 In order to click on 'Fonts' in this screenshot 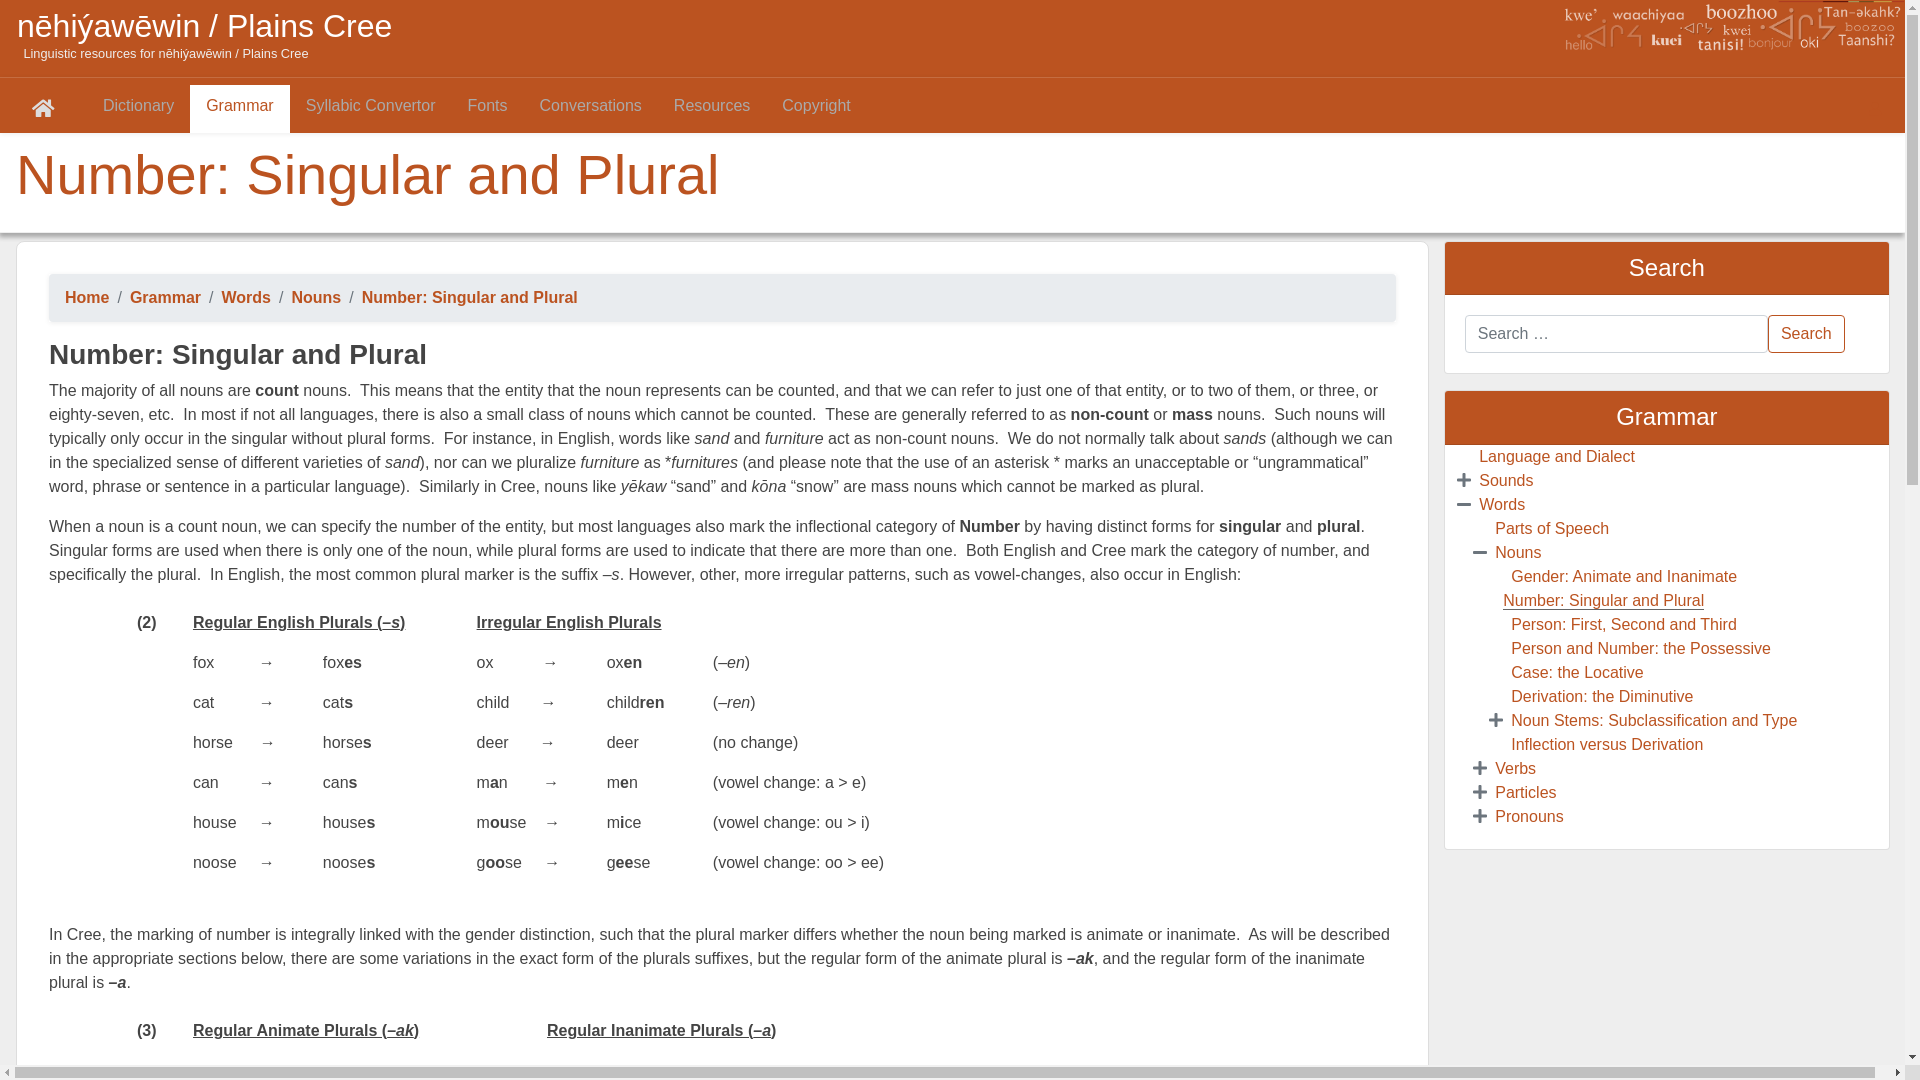, I will do `click(488, 108)`.